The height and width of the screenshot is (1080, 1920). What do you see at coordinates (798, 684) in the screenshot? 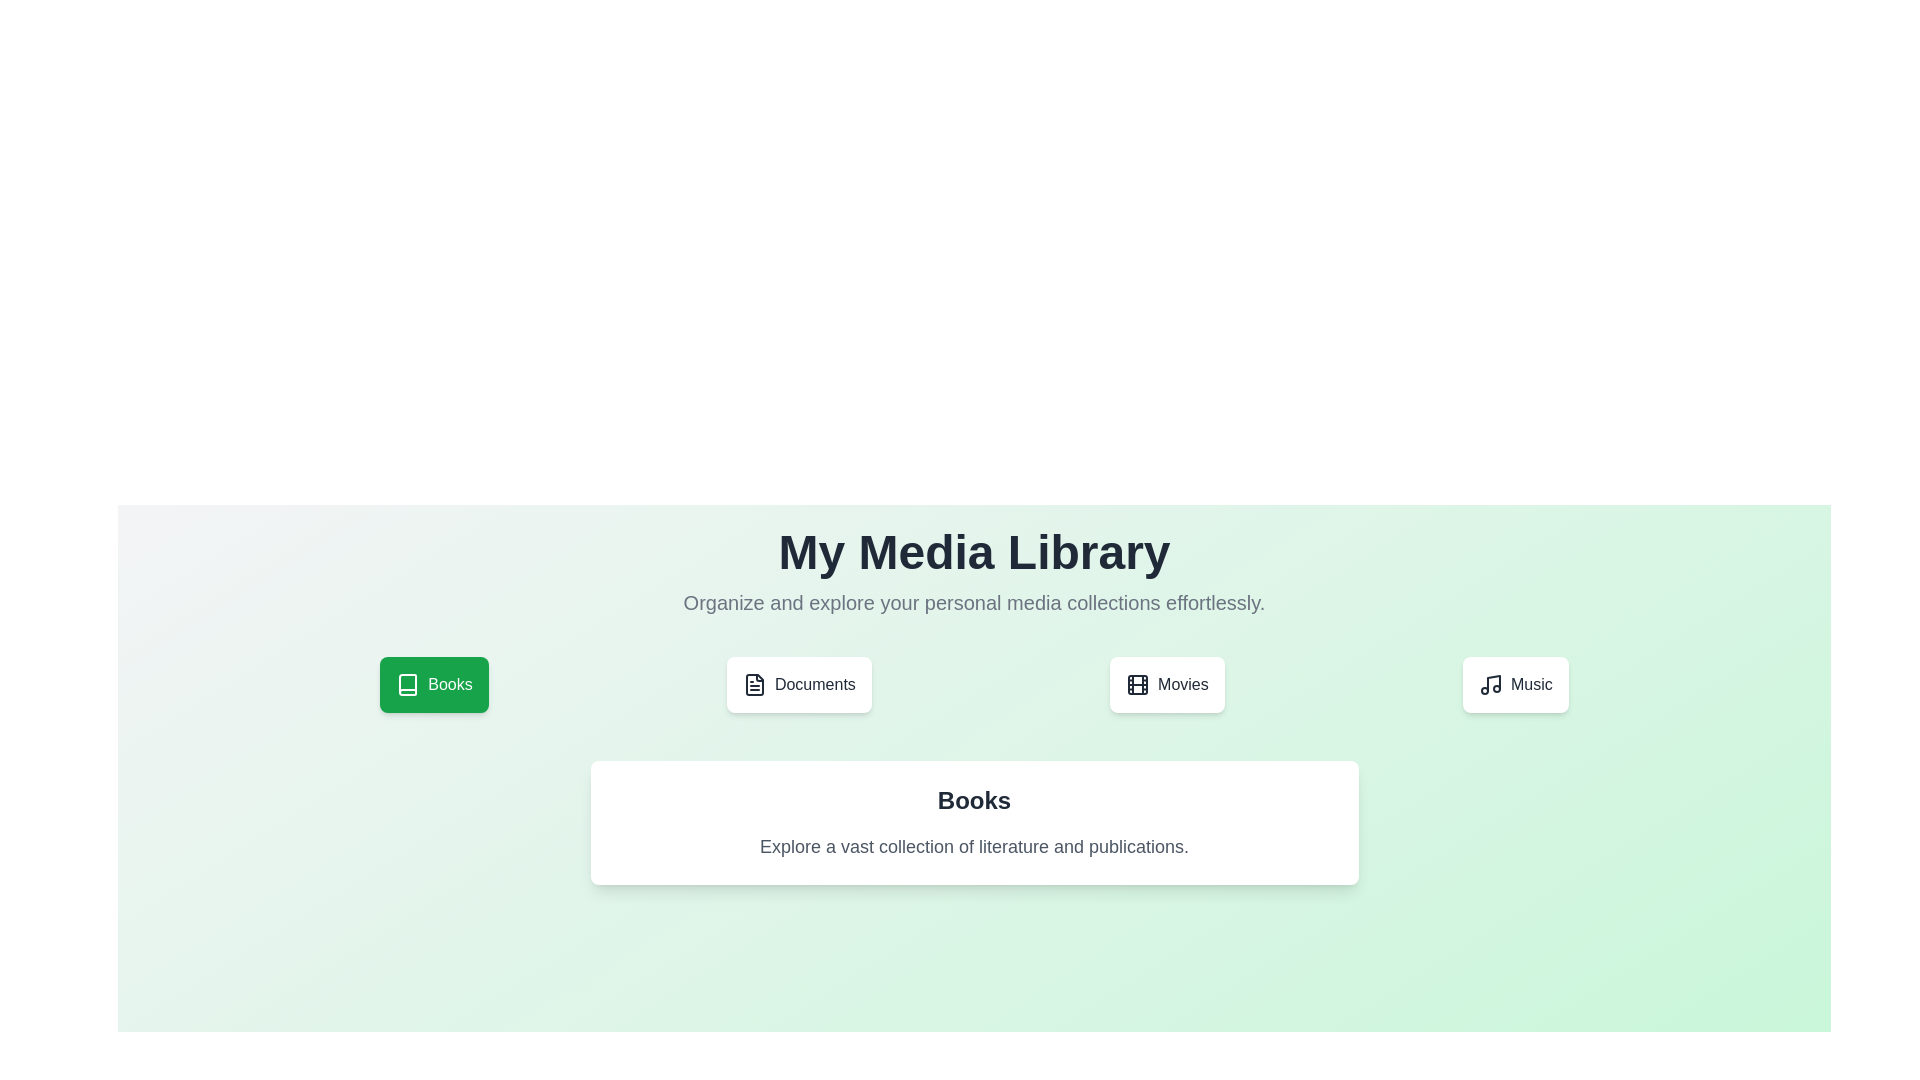
I see `the tab labeled Documents to switch its active state` at bounding box center [798, 684].